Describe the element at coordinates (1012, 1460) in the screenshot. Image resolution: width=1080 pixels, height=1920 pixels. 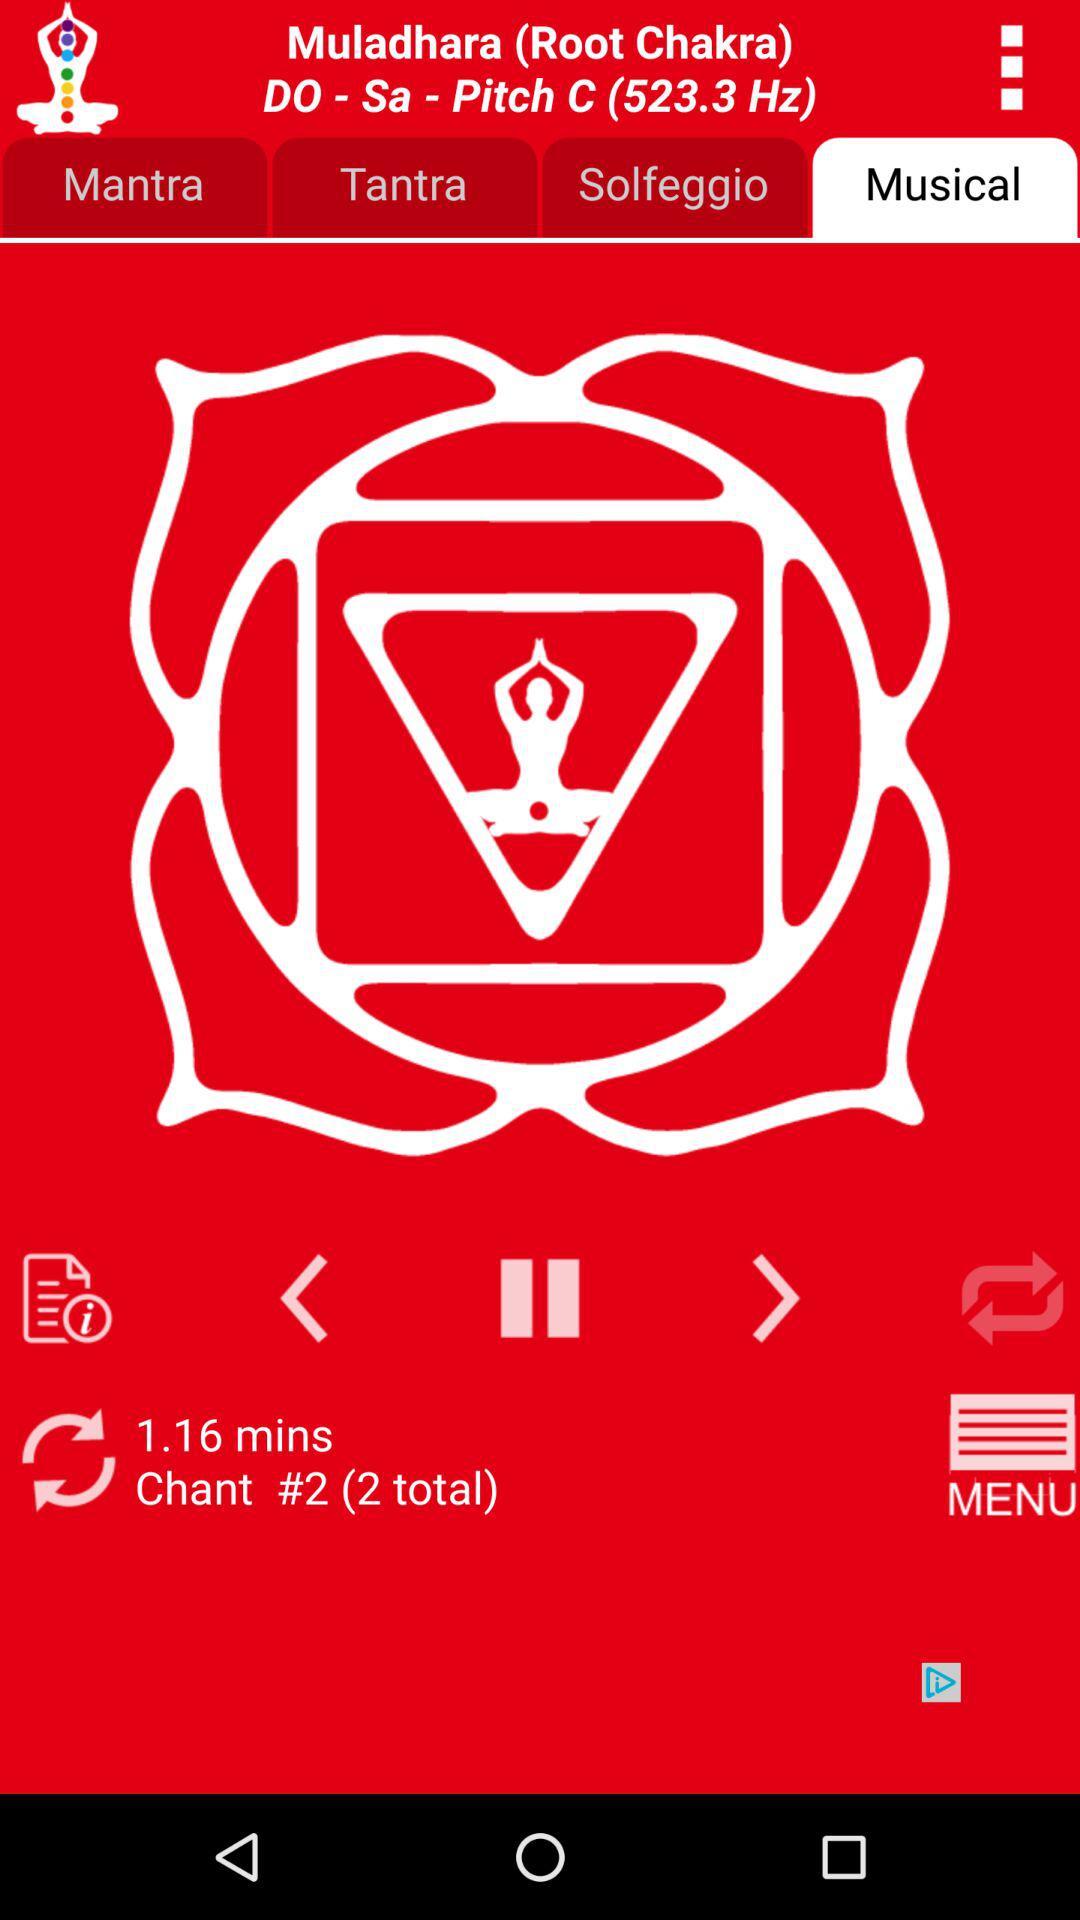
I see `menu option` at that location.